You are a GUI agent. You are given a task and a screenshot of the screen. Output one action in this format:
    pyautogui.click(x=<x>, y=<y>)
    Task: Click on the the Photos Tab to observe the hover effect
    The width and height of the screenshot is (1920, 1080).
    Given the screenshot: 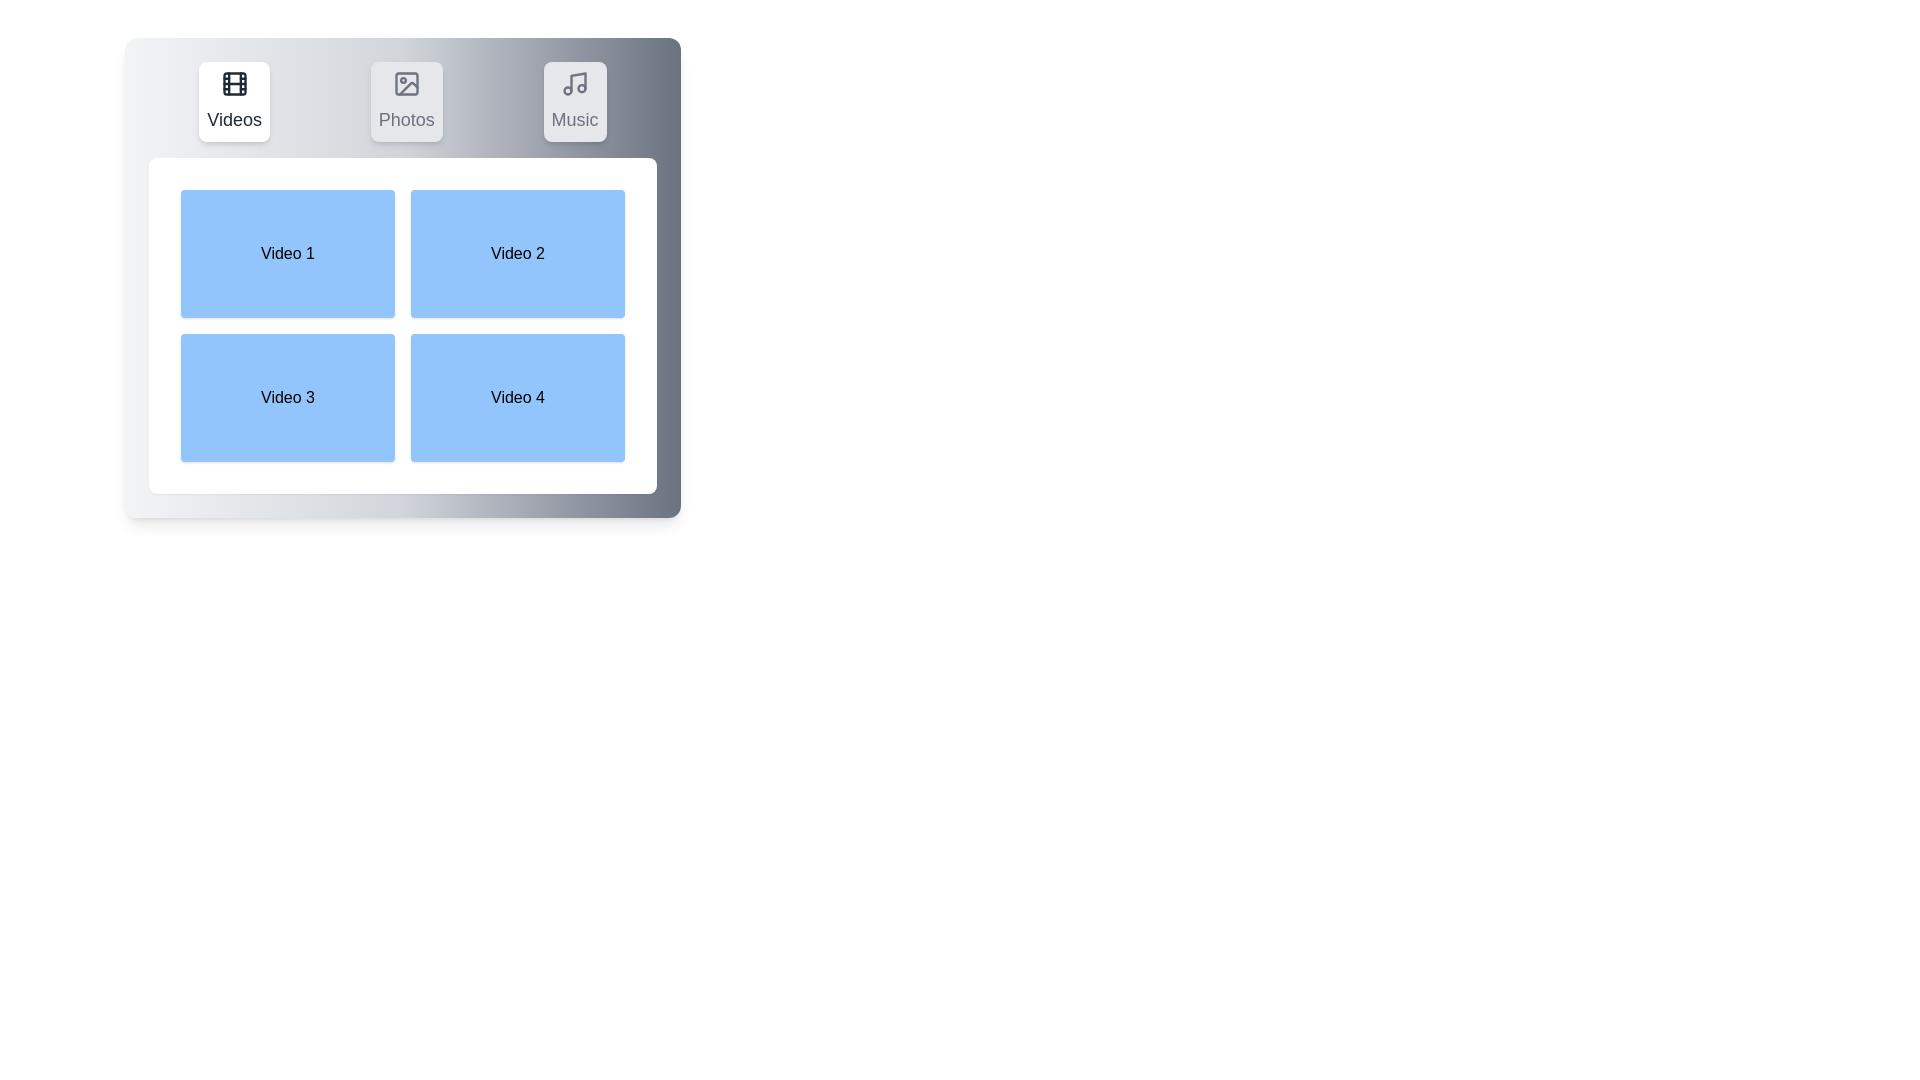 What is the action you would take?
    pyautogui.click(x=405, y=101)
    